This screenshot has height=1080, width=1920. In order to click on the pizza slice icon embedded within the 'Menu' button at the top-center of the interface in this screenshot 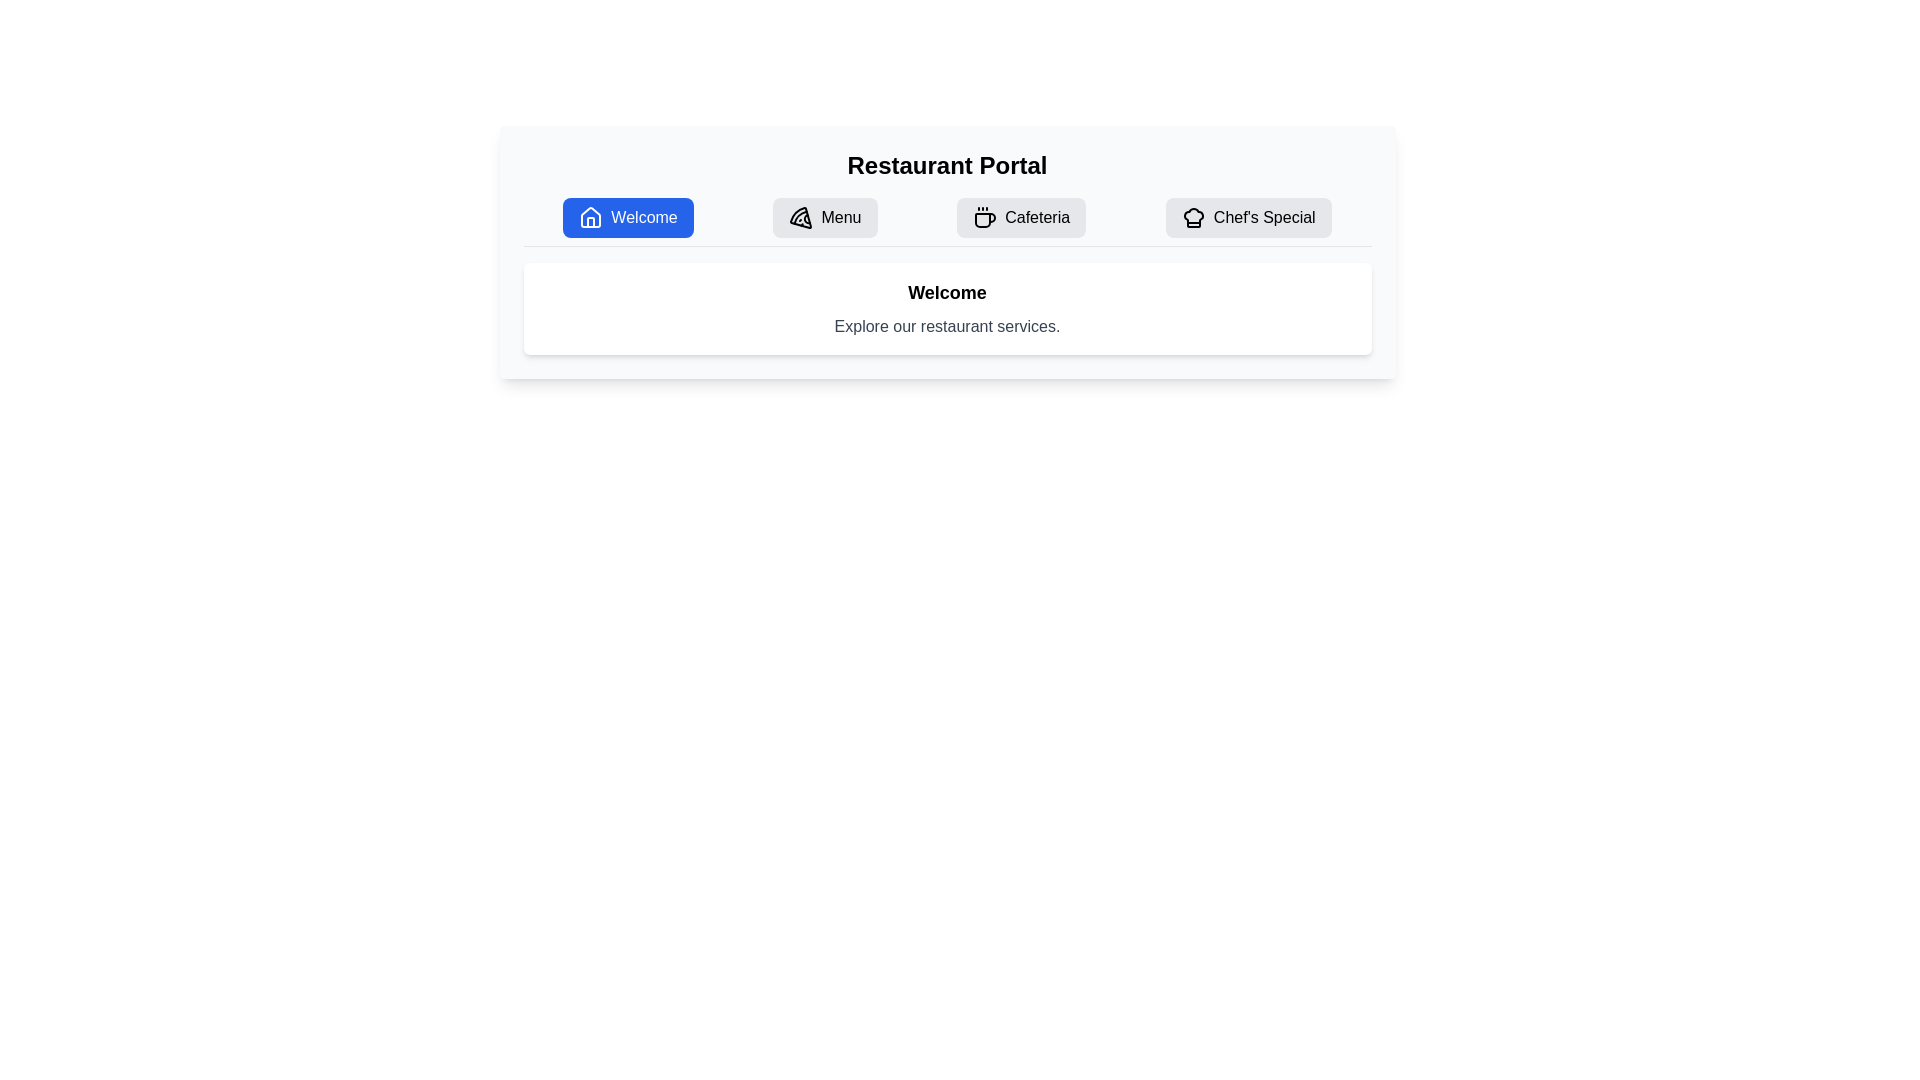, I will do `click(801, 218)`.